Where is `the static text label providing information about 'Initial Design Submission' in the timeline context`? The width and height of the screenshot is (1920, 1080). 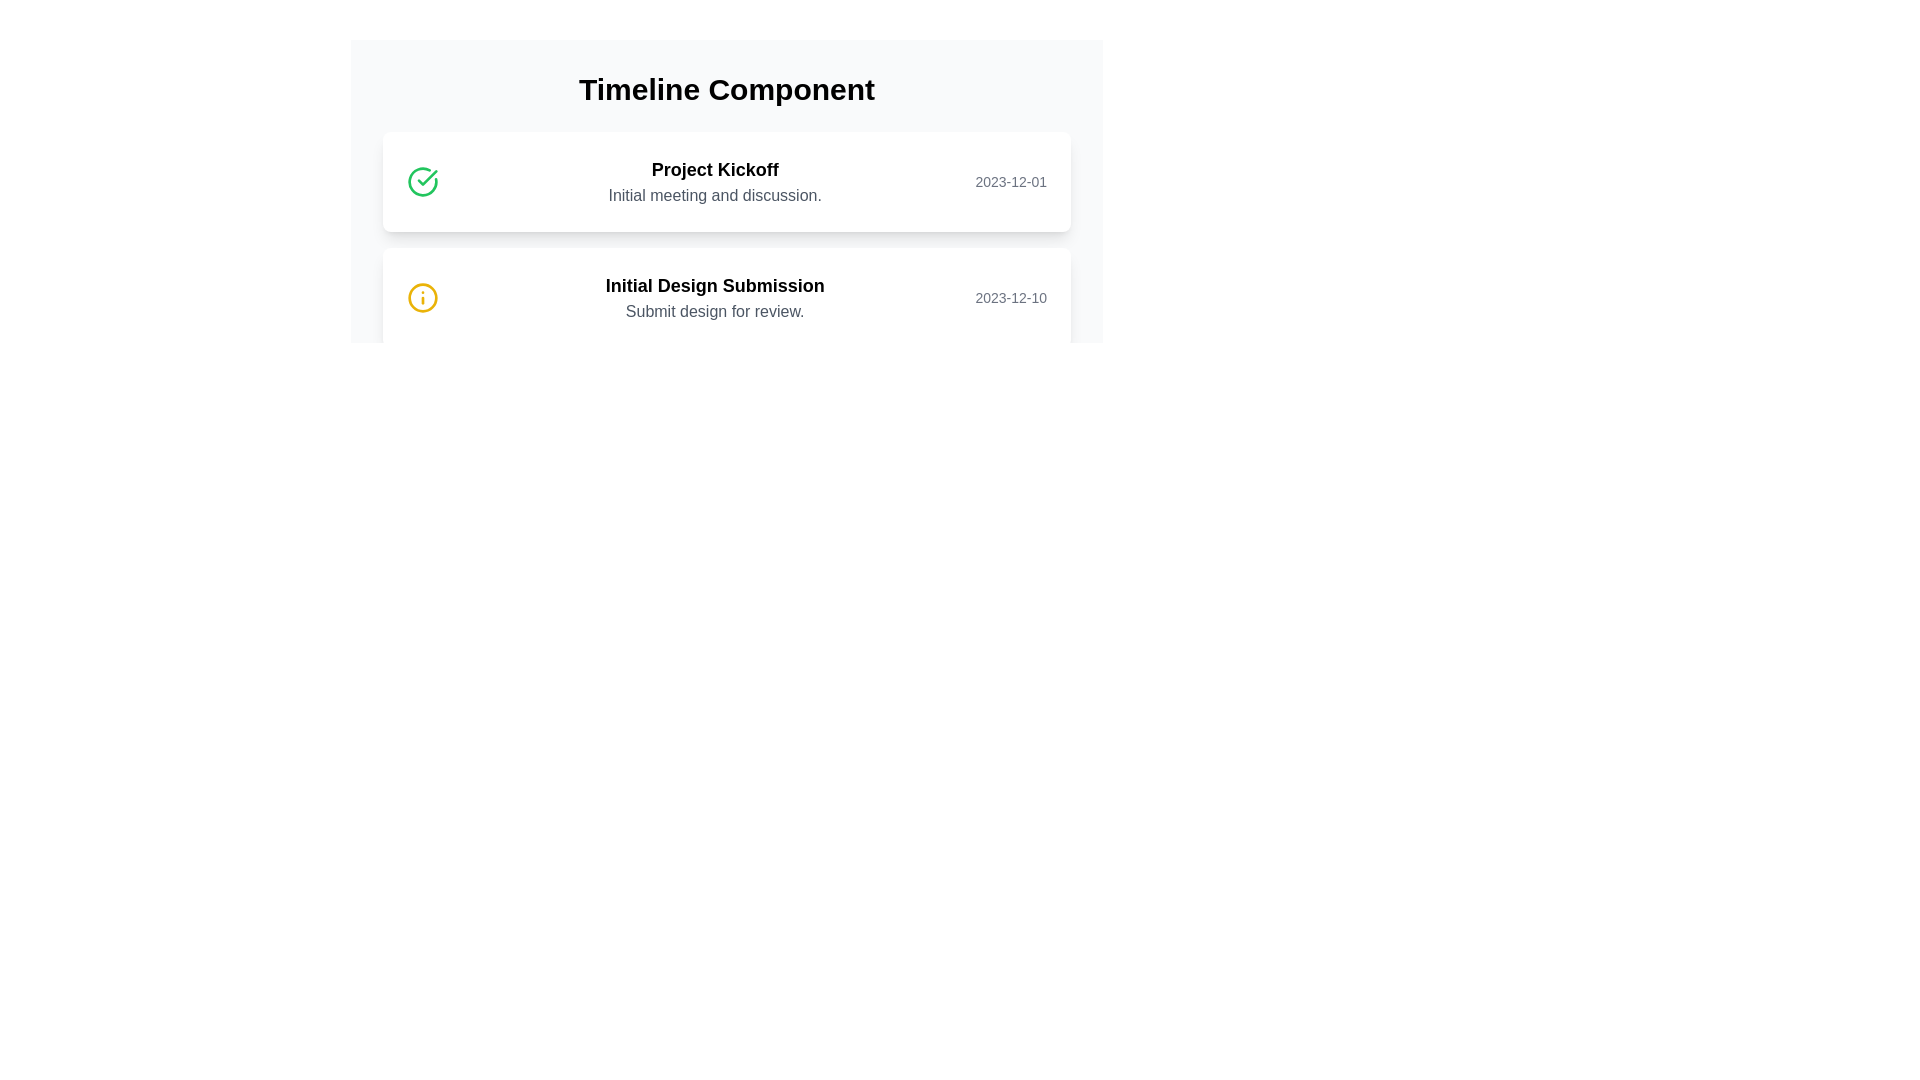
the static text label providing information about 'Initial Design Submission' in the timeline context is located at coordinates (715, 312).